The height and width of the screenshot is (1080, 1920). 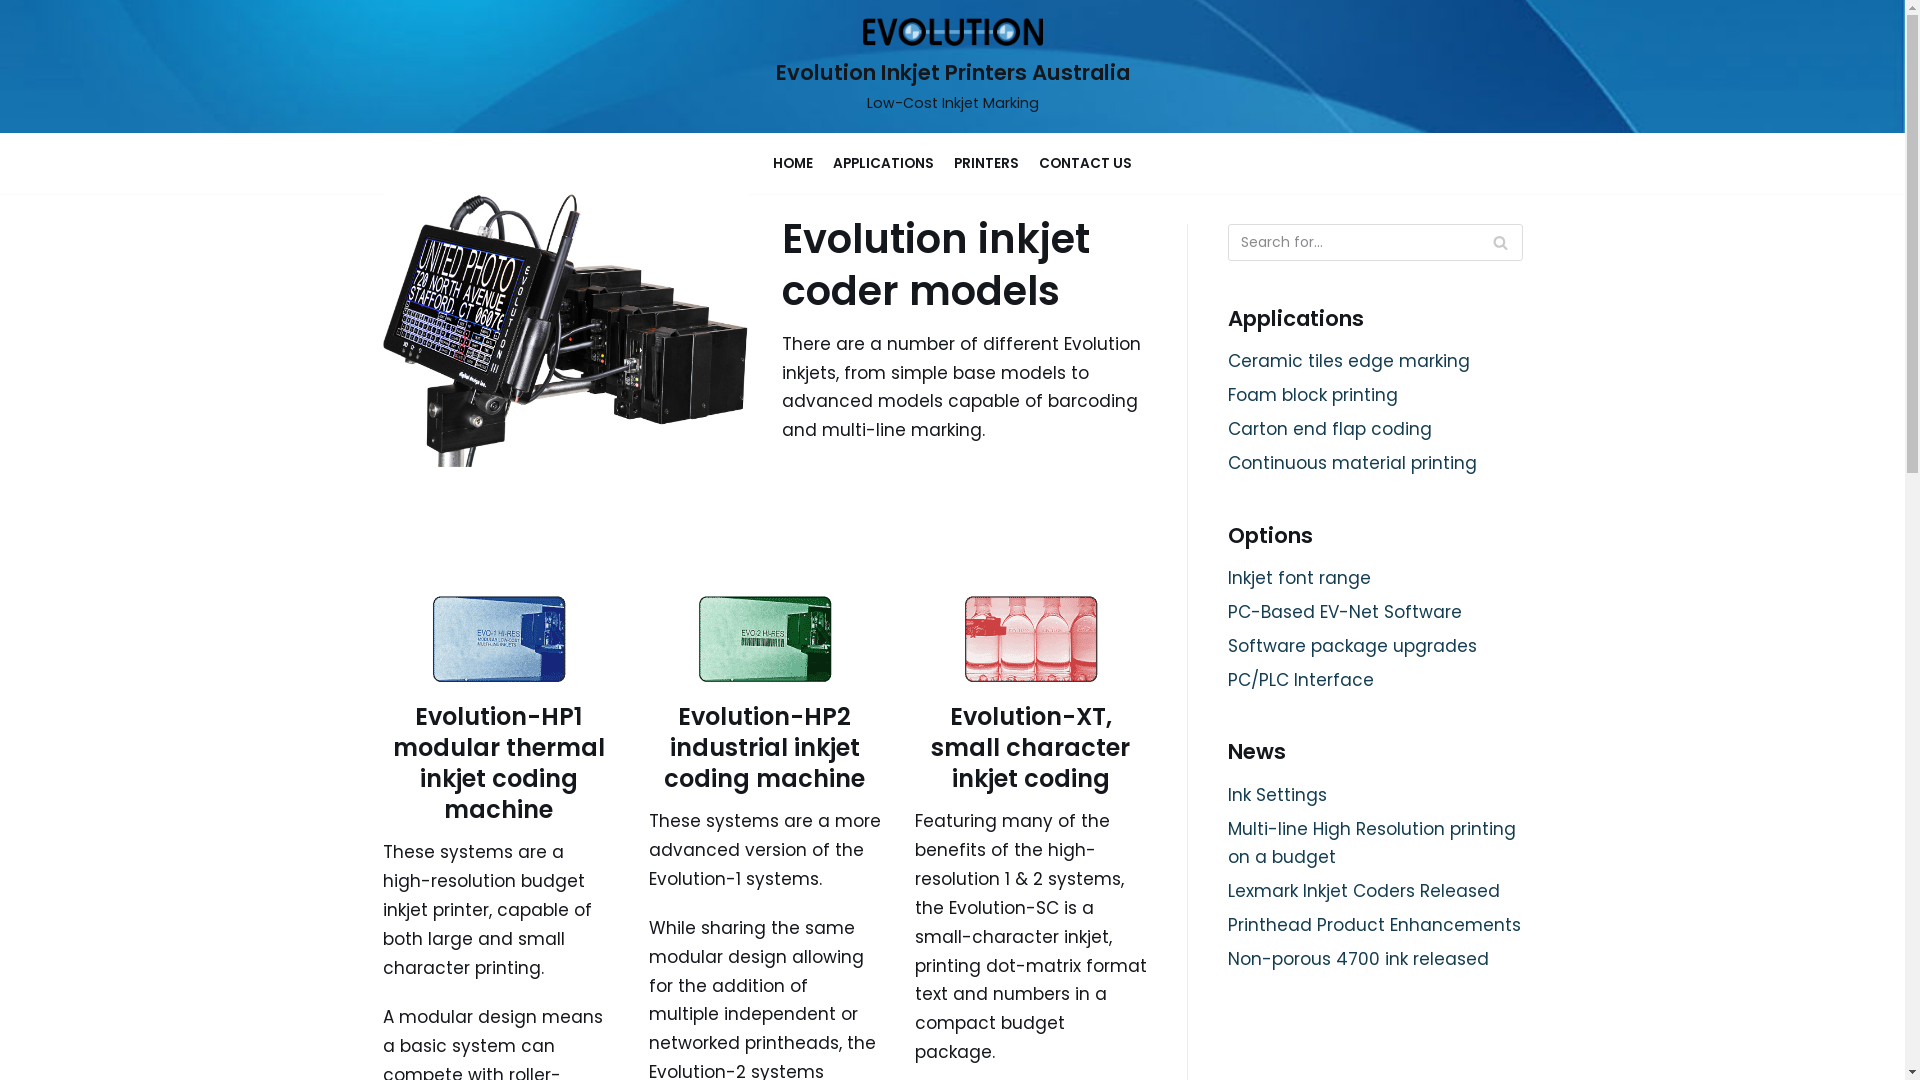 I want to click on 'HOME', so click(x=791, y=162).